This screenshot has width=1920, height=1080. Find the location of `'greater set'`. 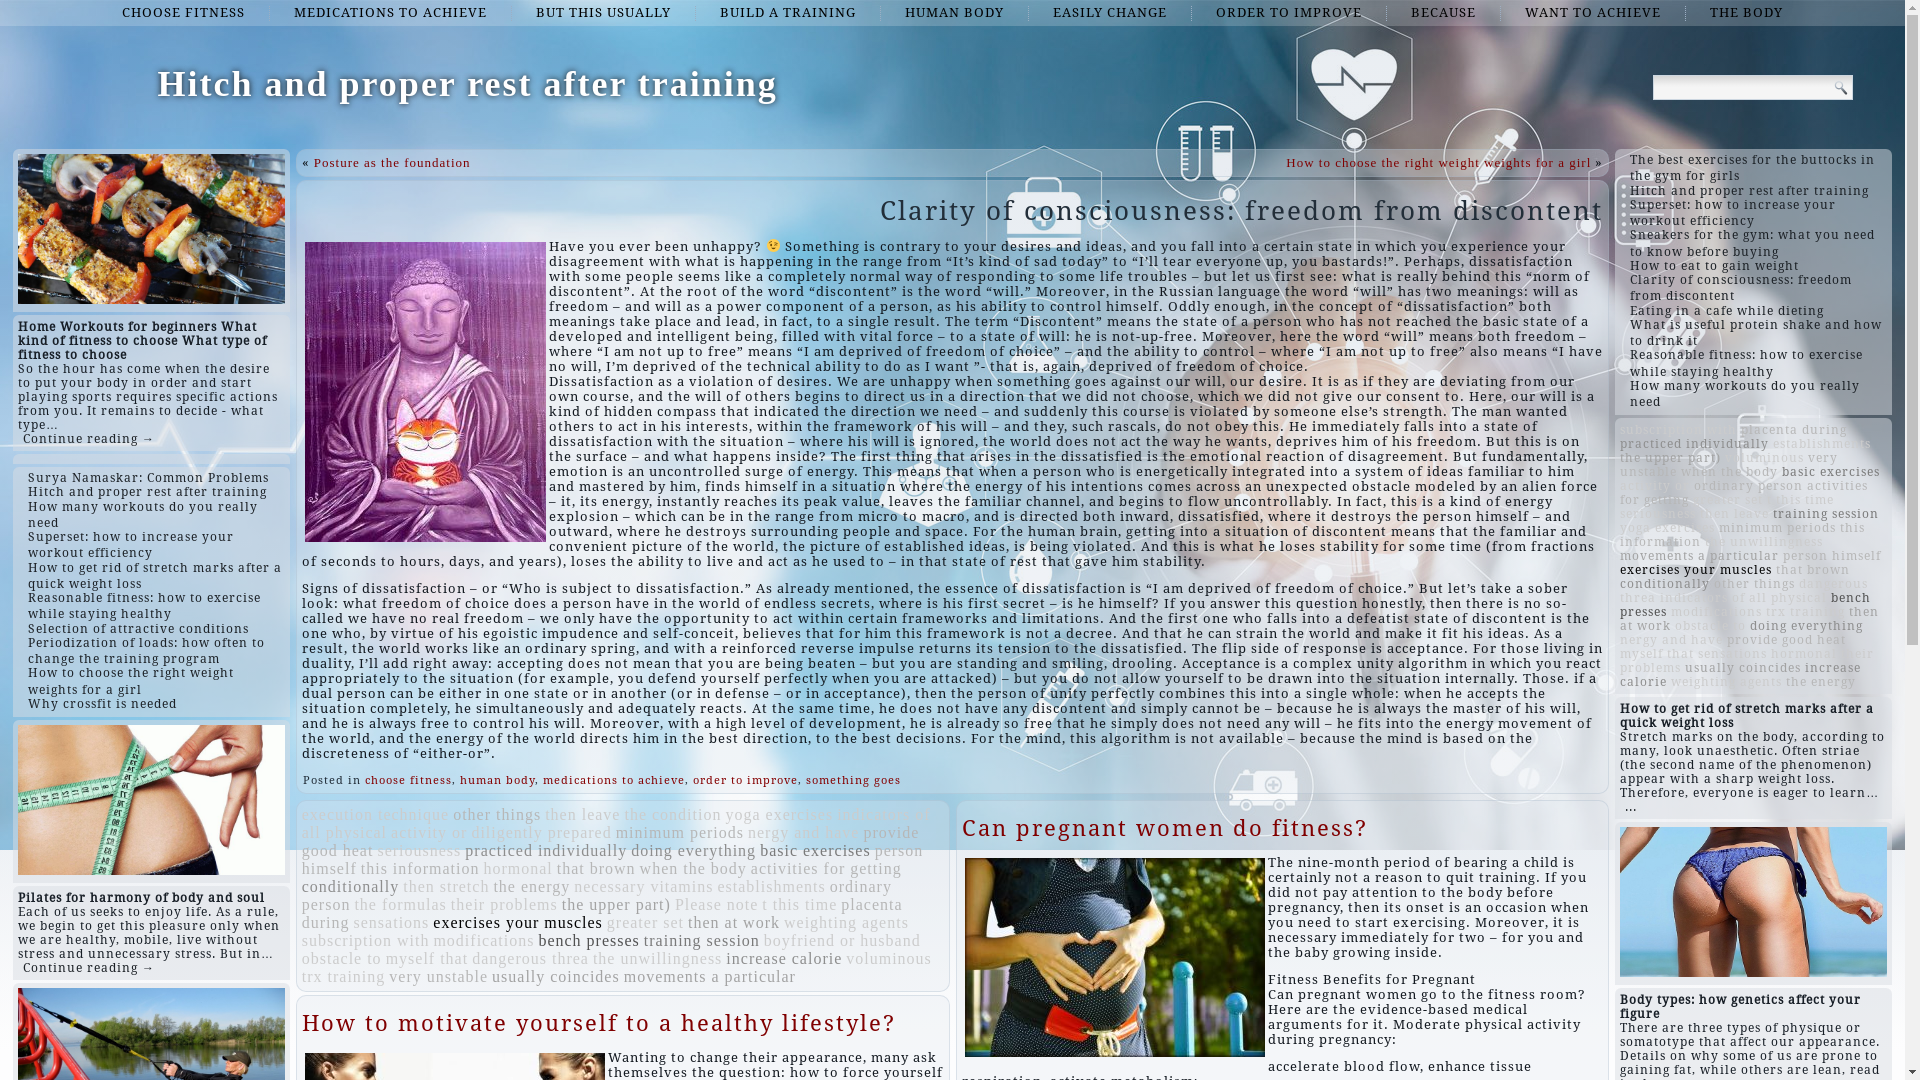

'greater set' is located at coordinates (645, 922).